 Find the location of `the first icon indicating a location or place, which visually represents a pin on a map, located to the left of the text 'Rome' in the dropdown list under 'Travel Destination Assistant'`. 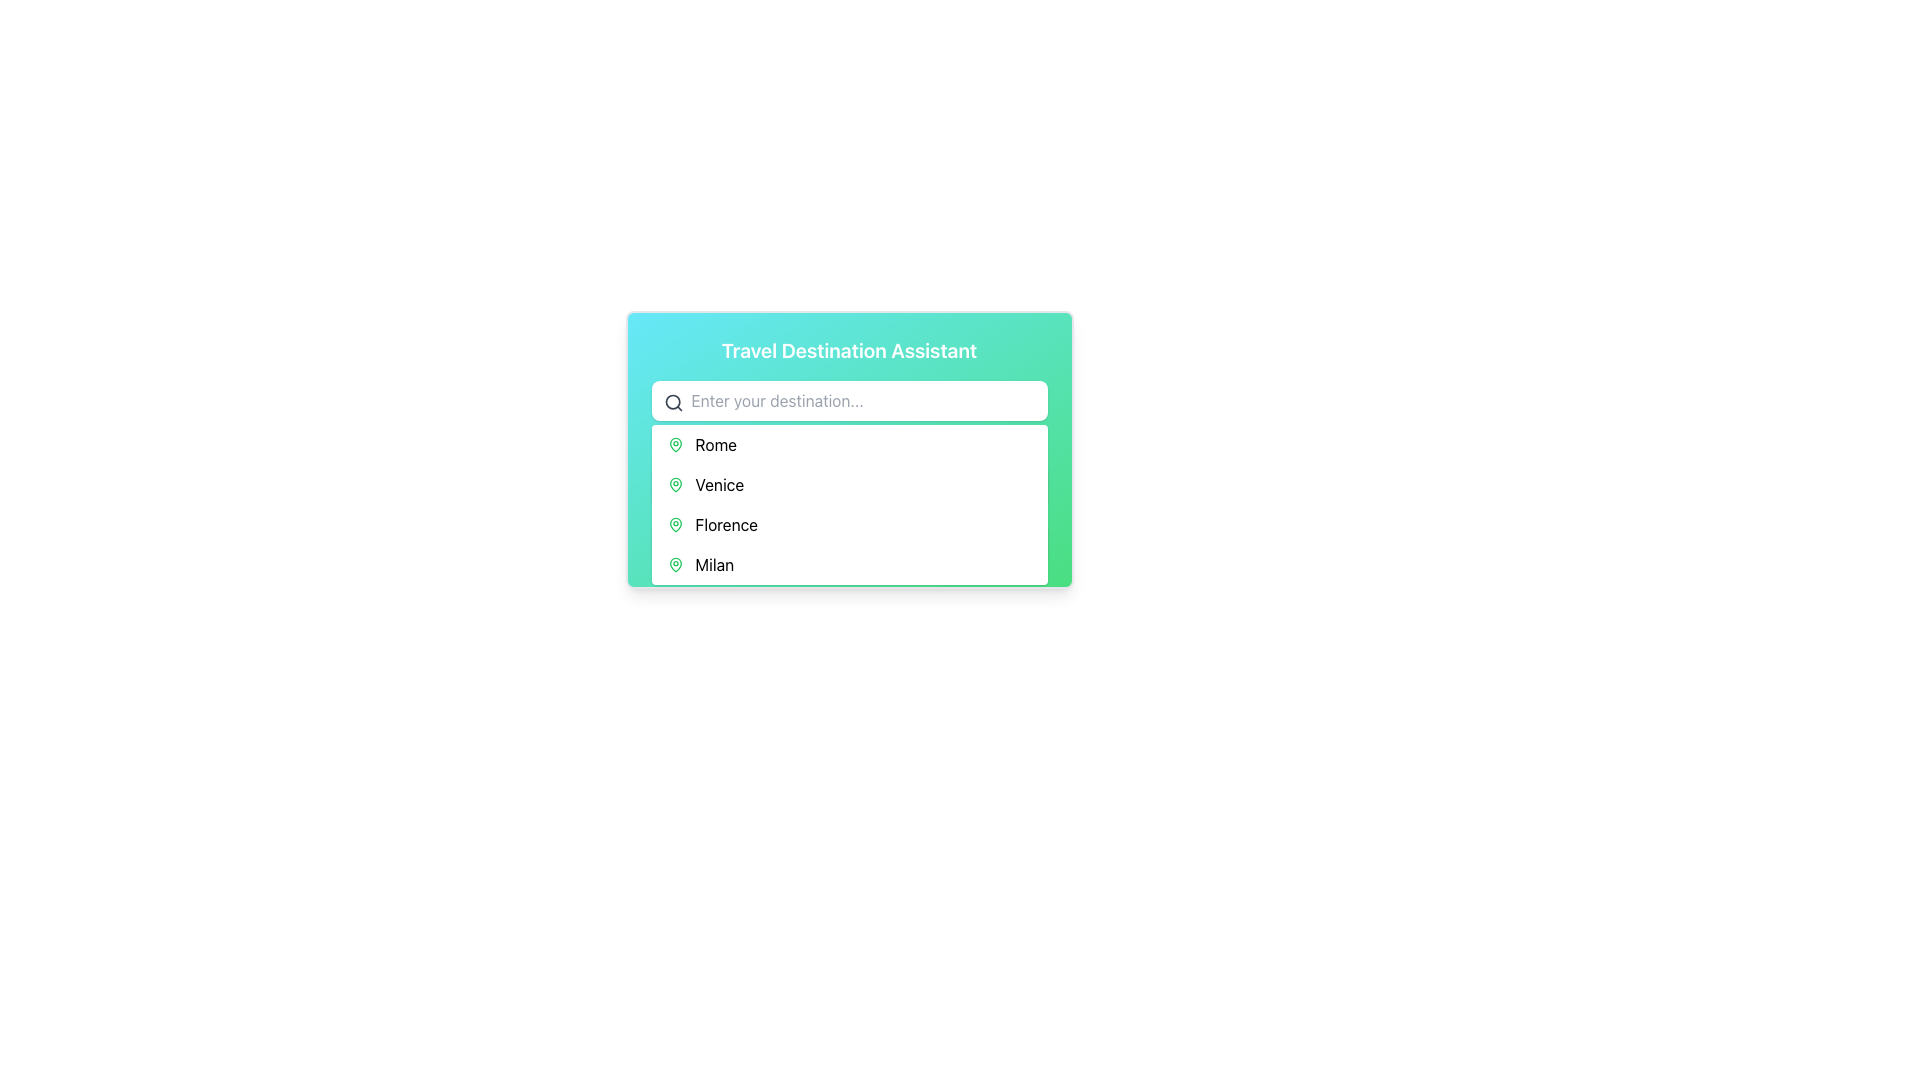

the first icon indicating a location or place, which visually represents a pin on a map, located to the left of the text 'Rome' in the dropdown list under 'Travel Destination Assistant' is located at coordinates (675, 443).